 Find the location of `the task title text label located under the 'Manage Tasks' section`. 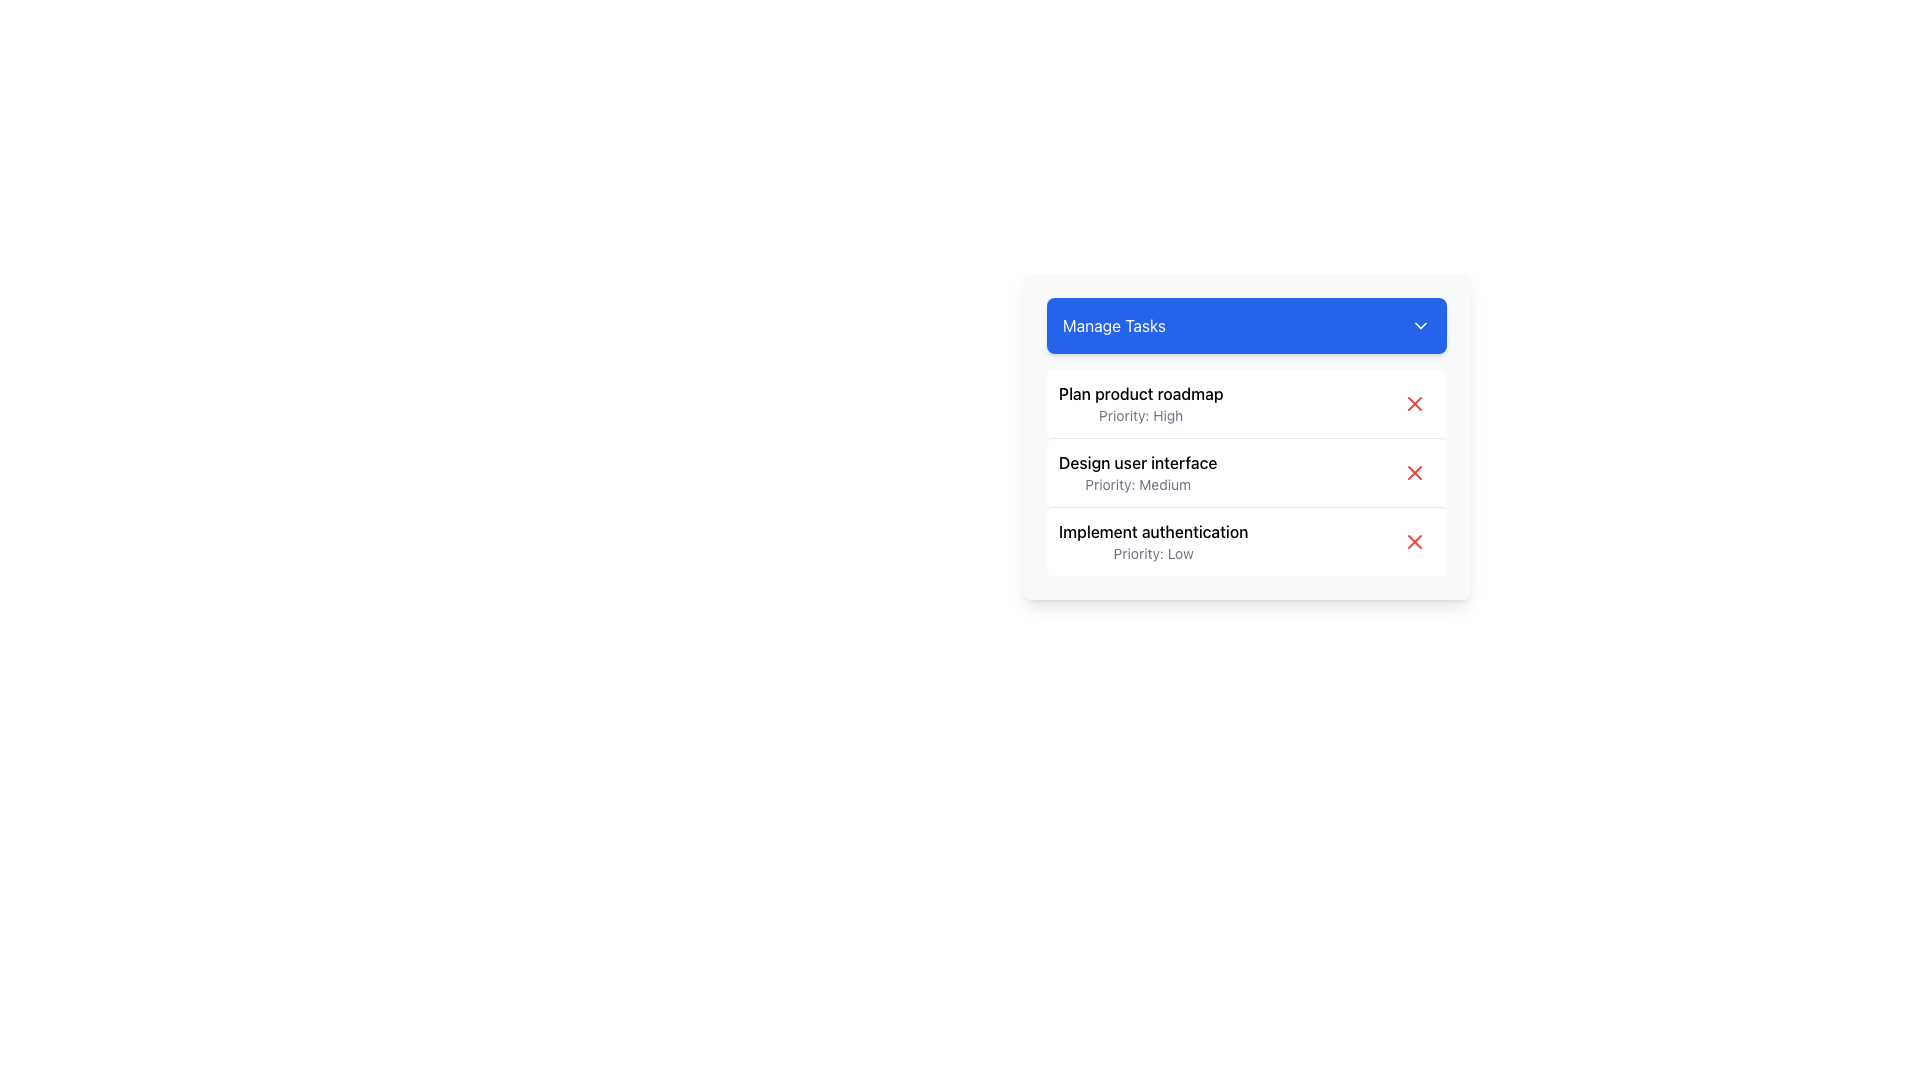

the task title text label located under the 'Manage Tasks' section is located at coordinates (1141, 393).